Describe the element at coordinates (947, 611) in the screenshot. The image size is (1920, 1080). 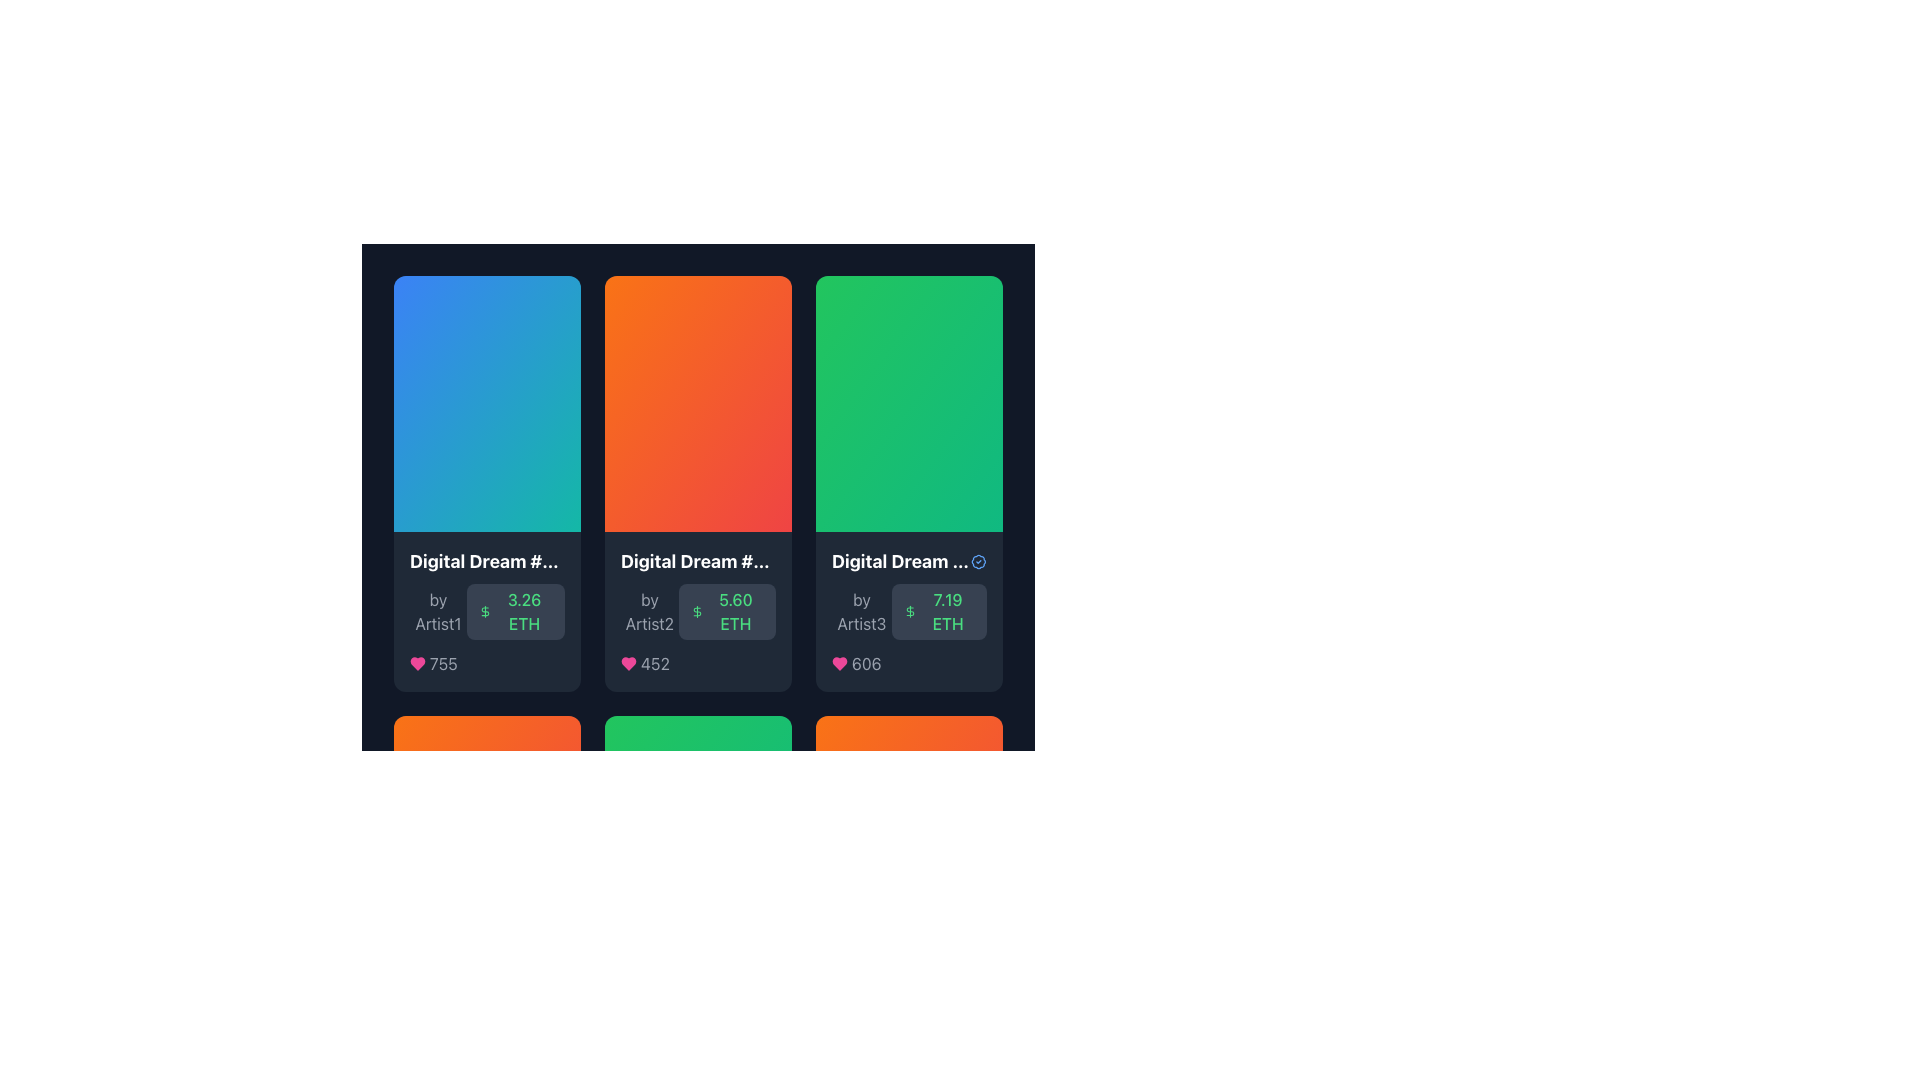
I see `the text label displaying '7.19 ETH' in a green font, which is part of the pricing information in the third card of the row` at that location.